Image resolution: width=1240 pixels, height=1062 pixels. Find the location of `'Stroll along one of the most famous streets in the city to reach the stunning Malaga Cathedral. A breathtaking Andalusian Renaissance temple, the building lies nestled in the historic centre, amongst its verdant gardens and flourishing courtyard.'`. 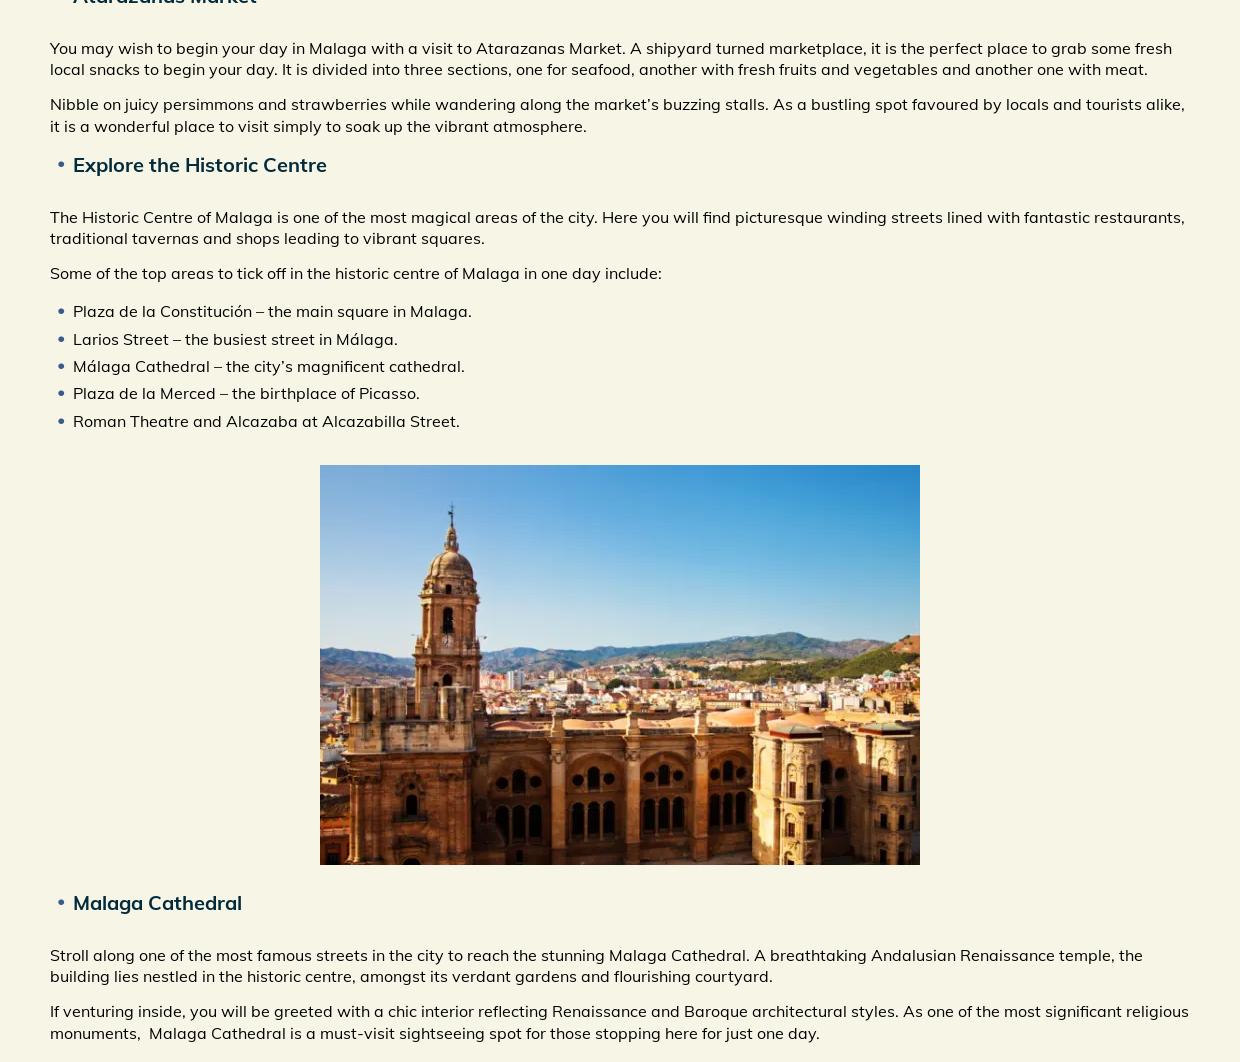

'Stroll along one of the most famous streets in the city to reach the stunning Malaga Cathedral. A breathtaking Andalusian Renaissance temple, the building lies nestled in the historic centre, amongst its verdant gardens and flourishing courtyard.' is located at coordinates (596, 964).